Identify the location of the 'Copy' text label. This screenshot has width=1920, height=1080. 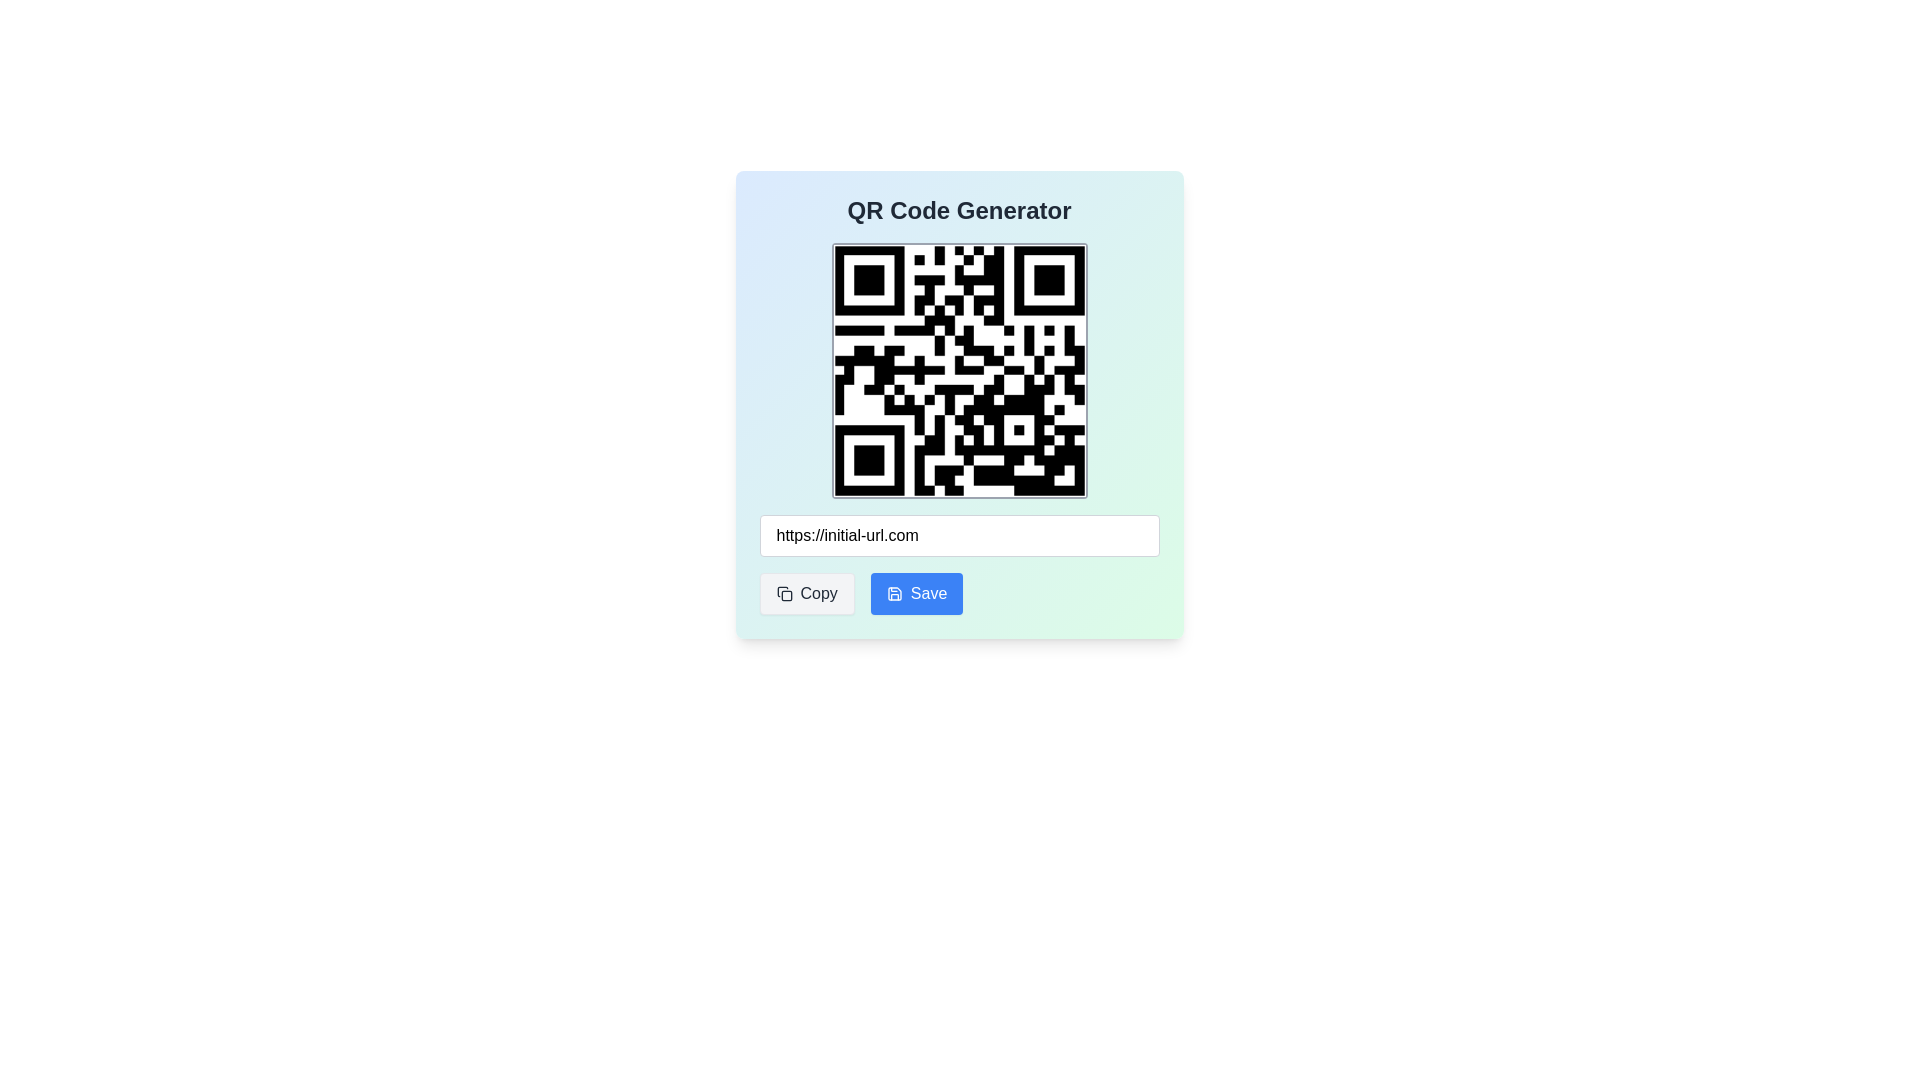
(819, 593).